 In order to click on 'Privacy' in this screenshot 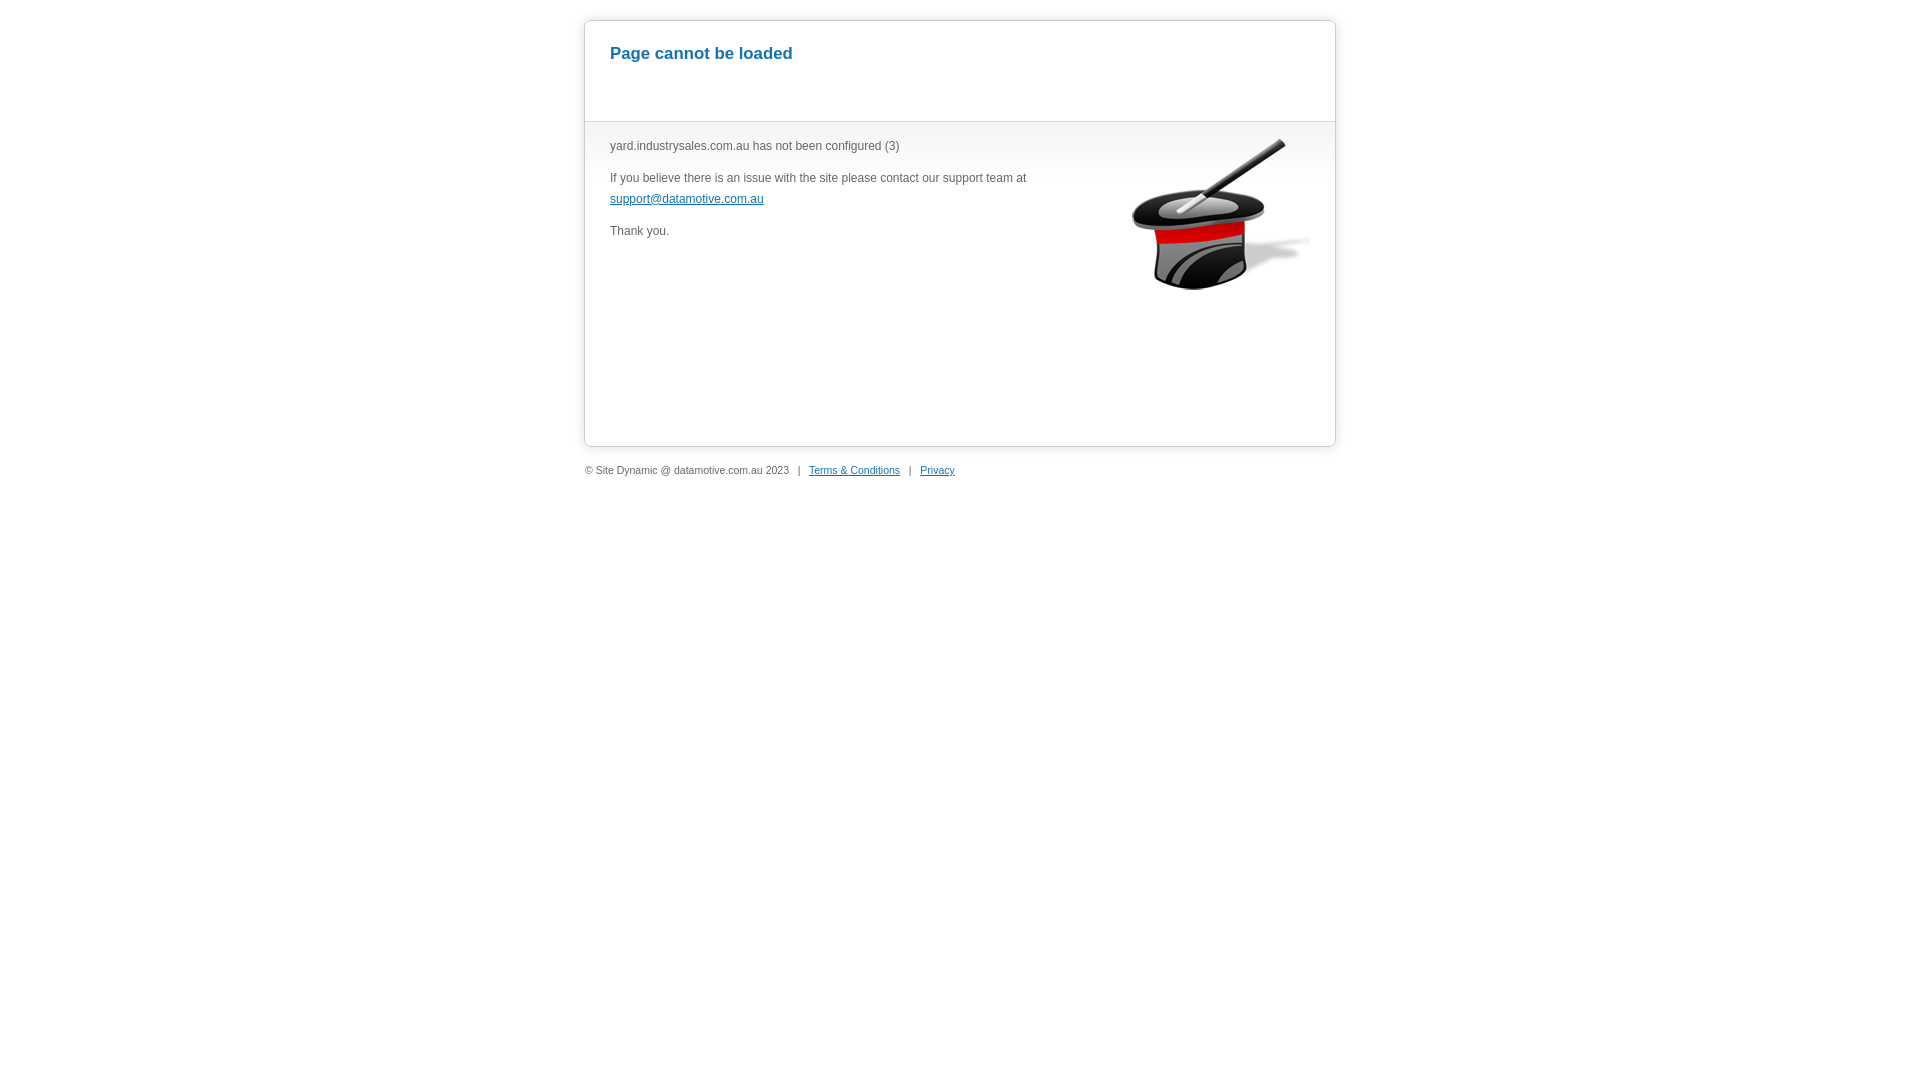, I will do `click(935, 470)`.